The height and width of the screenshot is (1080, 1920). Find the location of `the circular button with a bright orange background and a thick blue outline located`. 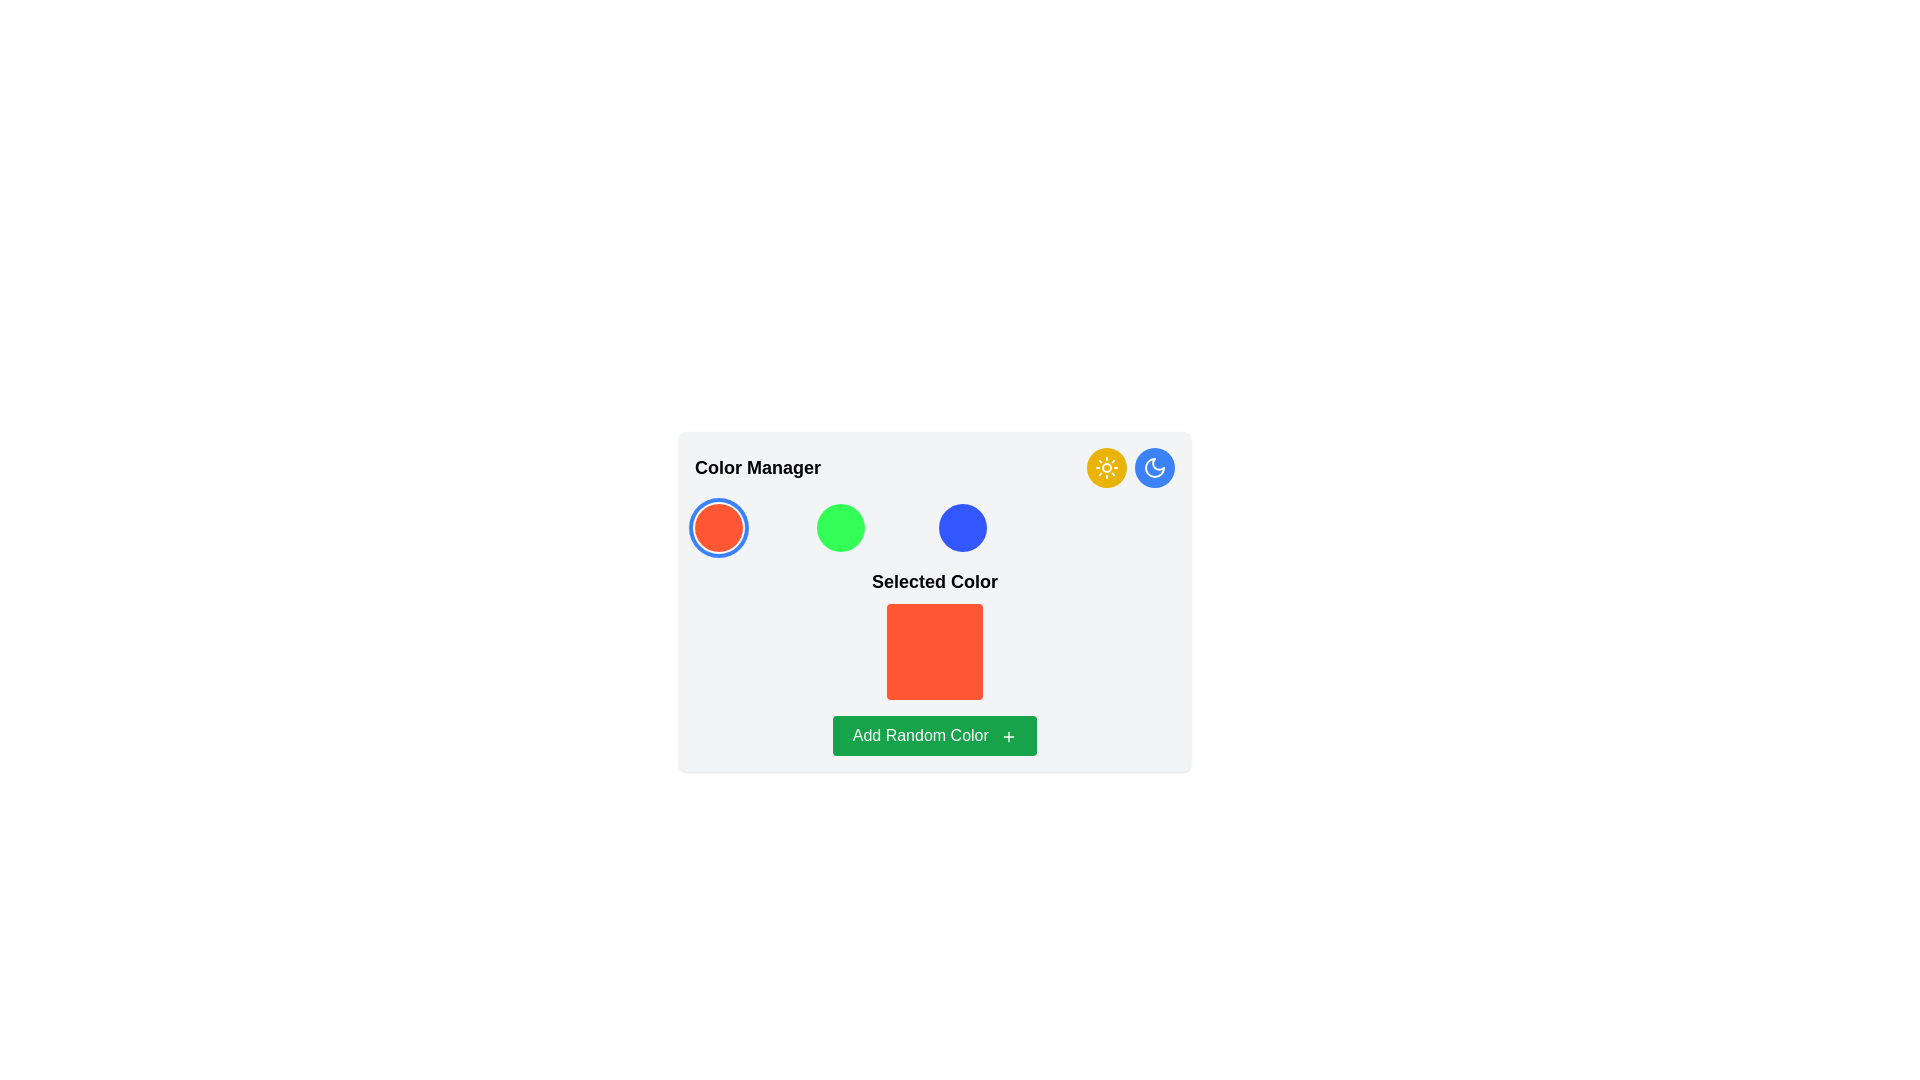

the circular button with a bright orange background and a thick blue outline located is located at coordinates (719, 527).